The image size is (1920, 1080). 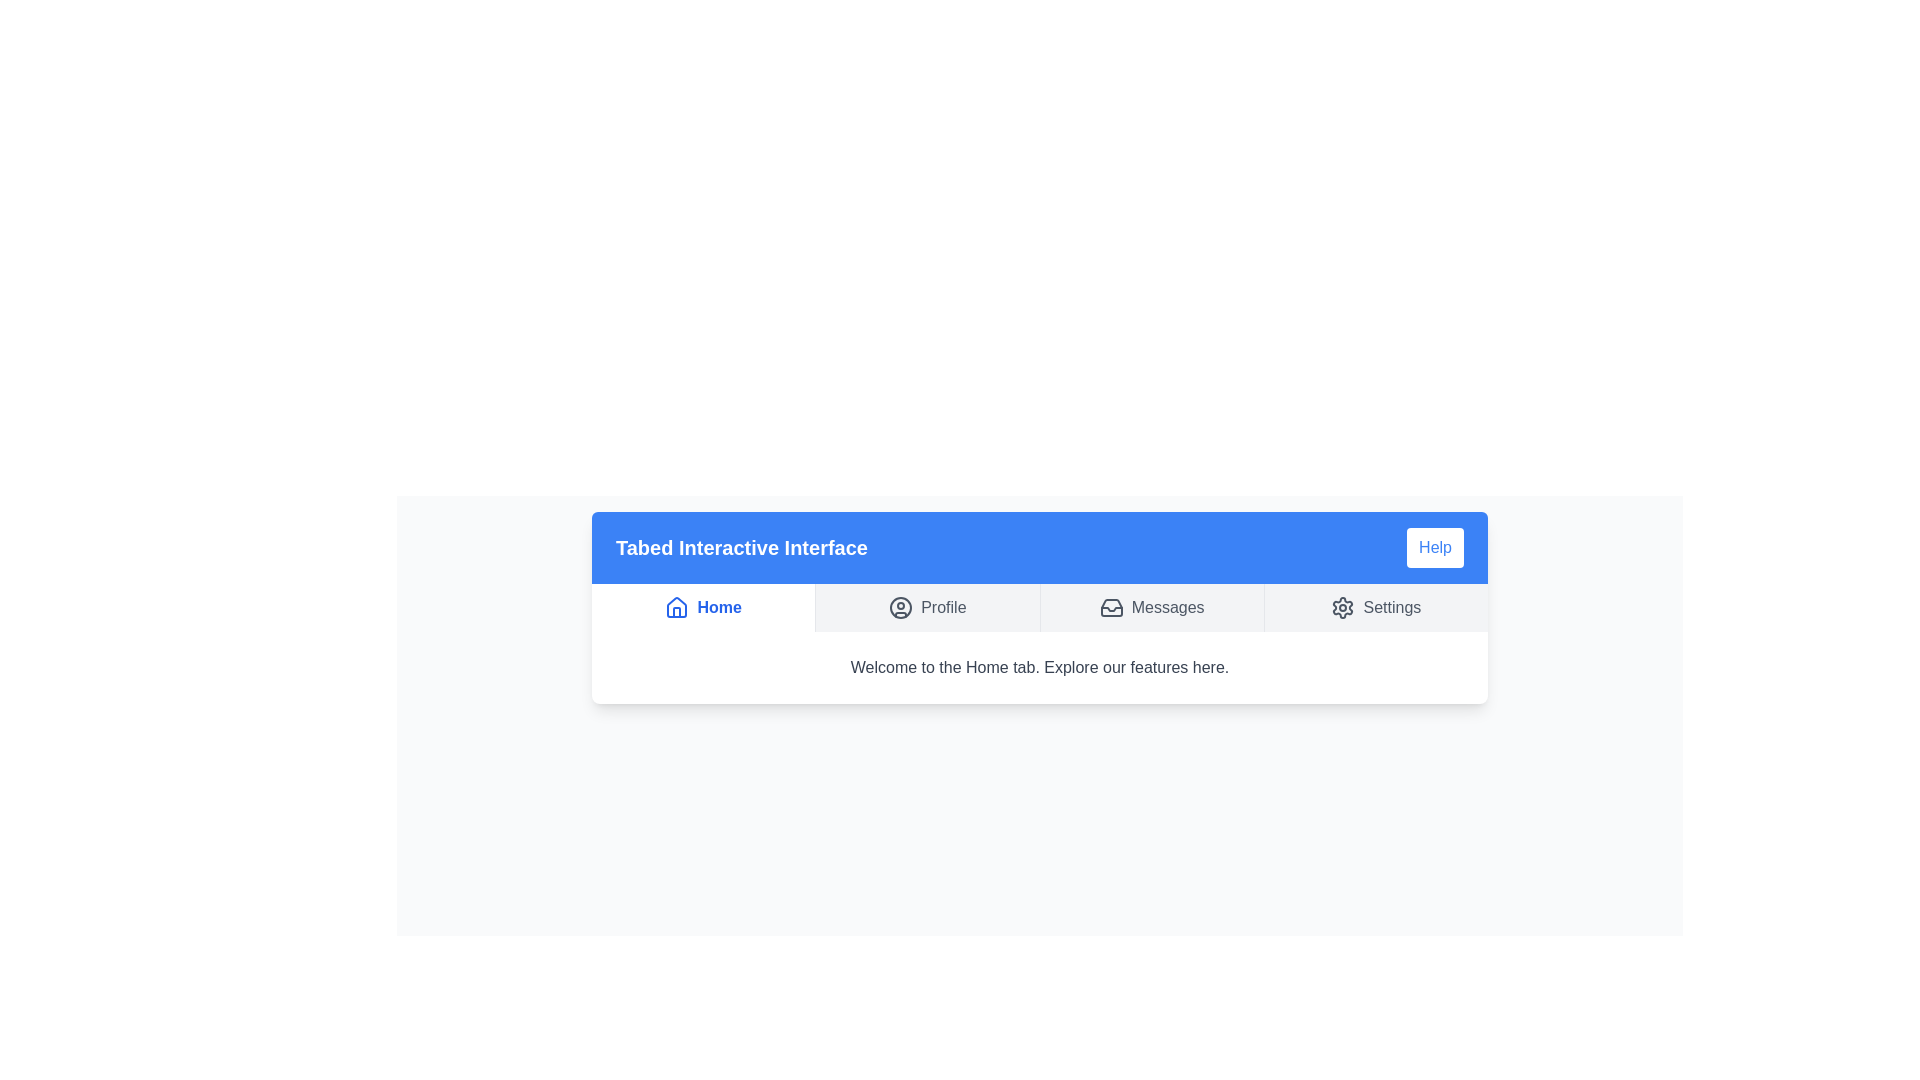 I want to click on the 'Profile' navigational label, which is located between the 'Home' label and the 'Messages' label in the top-center of the interface, so click(x=942, y=607).